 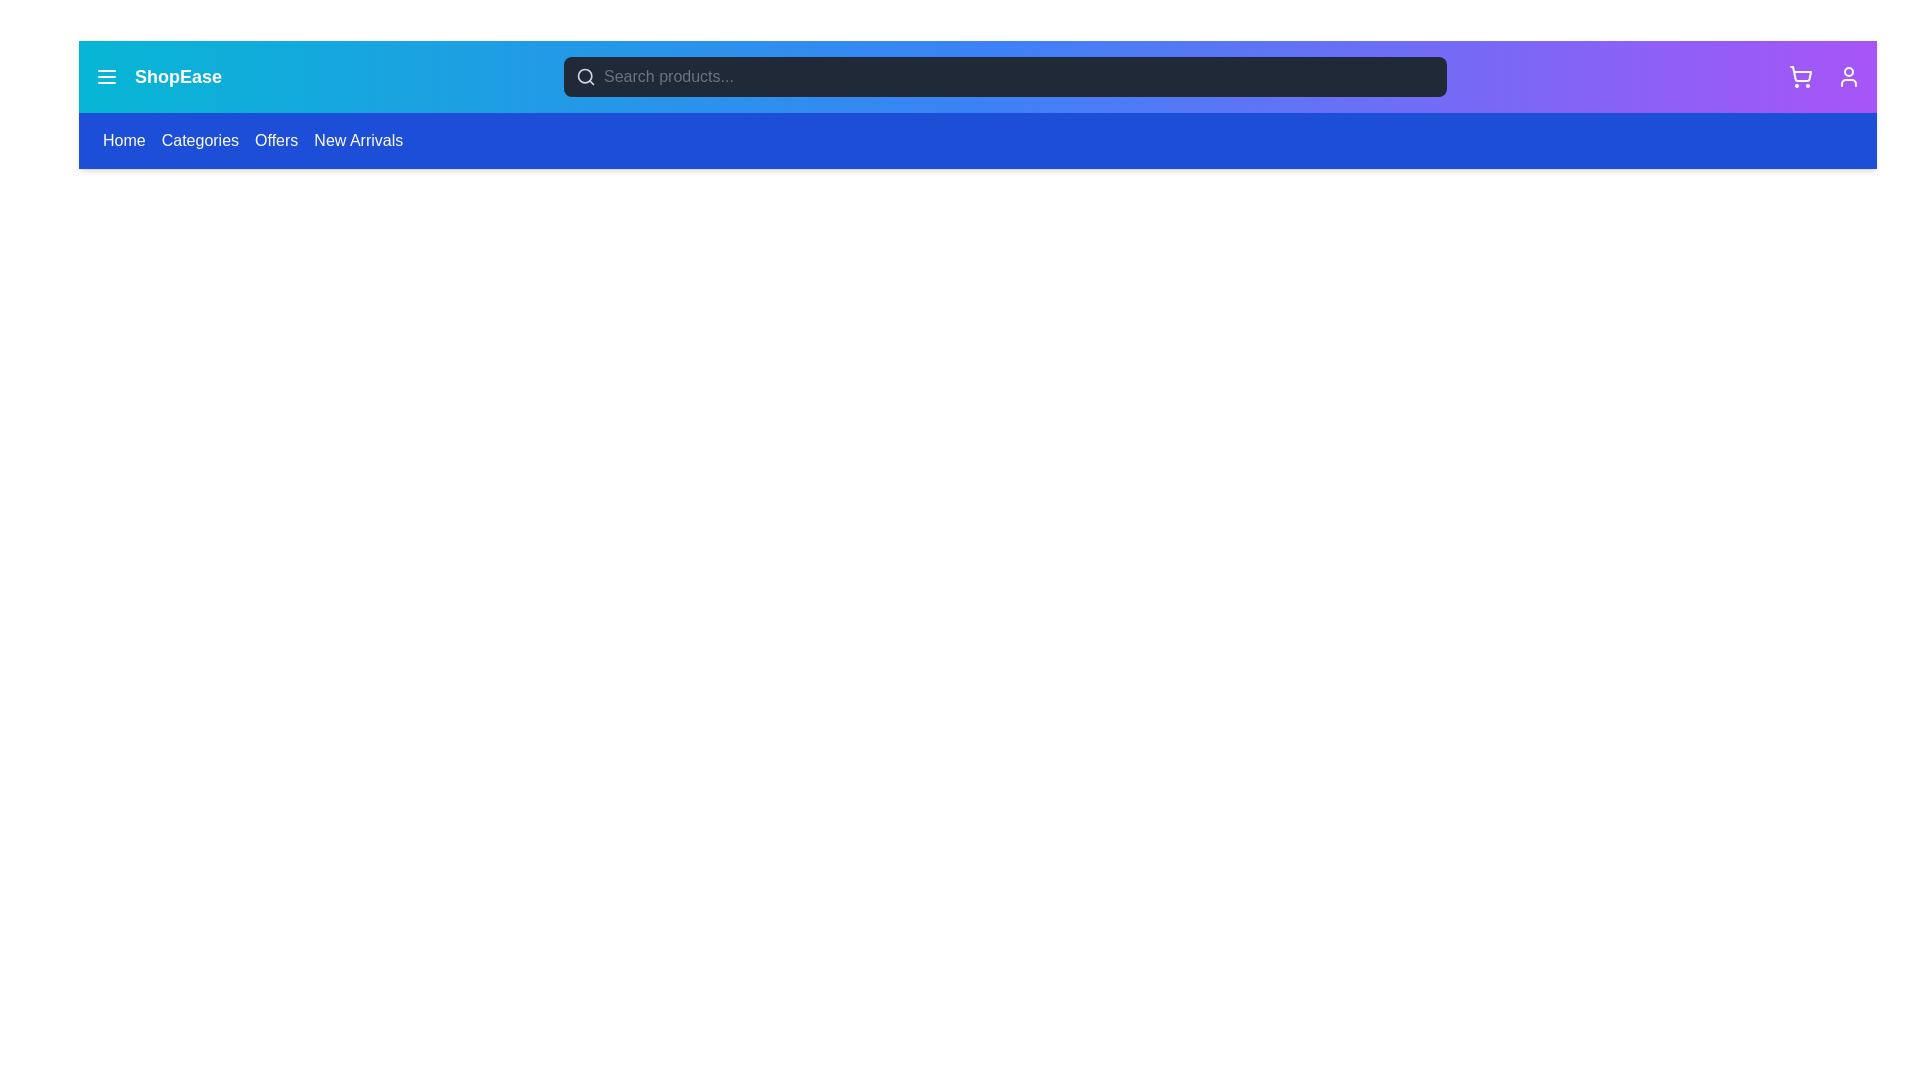 I want to click on the user profile icon located in the top-right corner of the header section to change its color to yellow, so click(x=1847, y=76).